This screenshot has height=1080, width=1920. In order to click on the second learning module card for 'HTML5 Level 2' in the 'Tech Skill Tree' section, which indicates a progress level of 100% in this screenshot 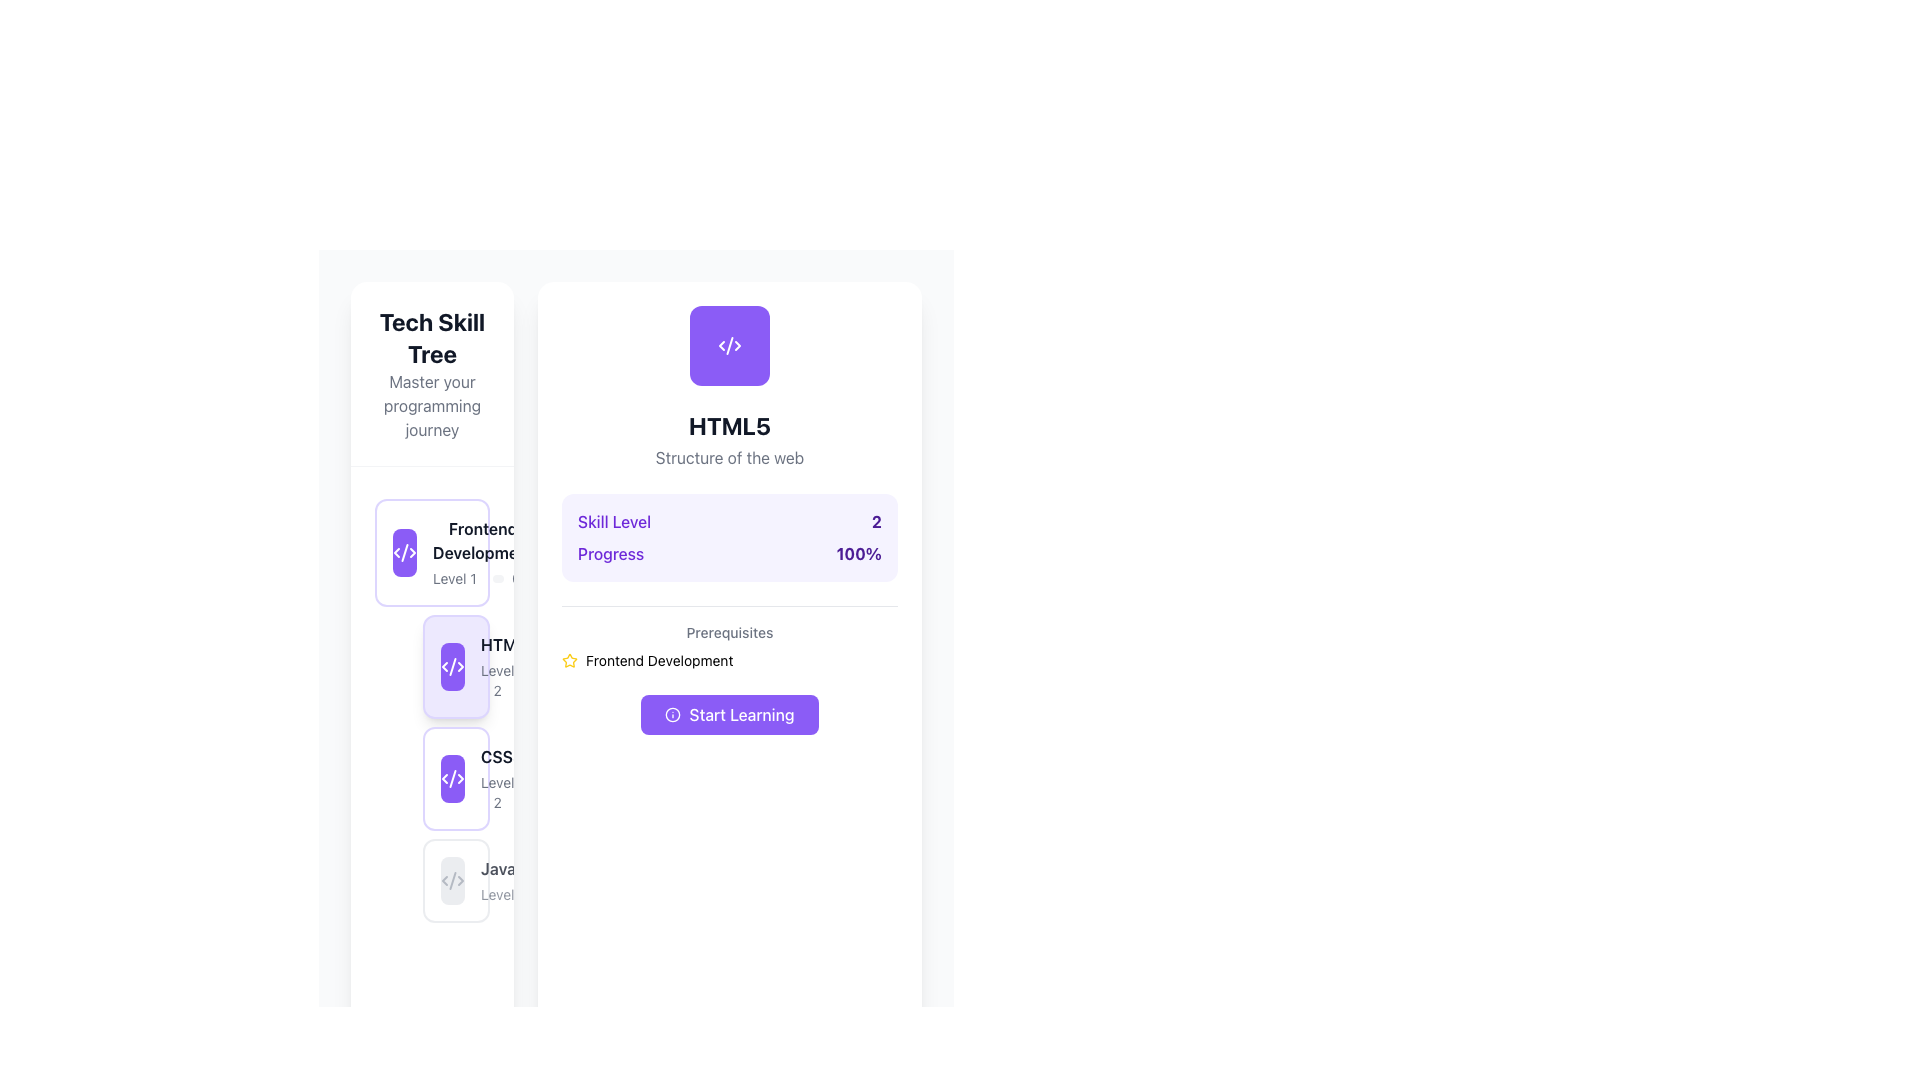, I will do `click(431, 709)`.